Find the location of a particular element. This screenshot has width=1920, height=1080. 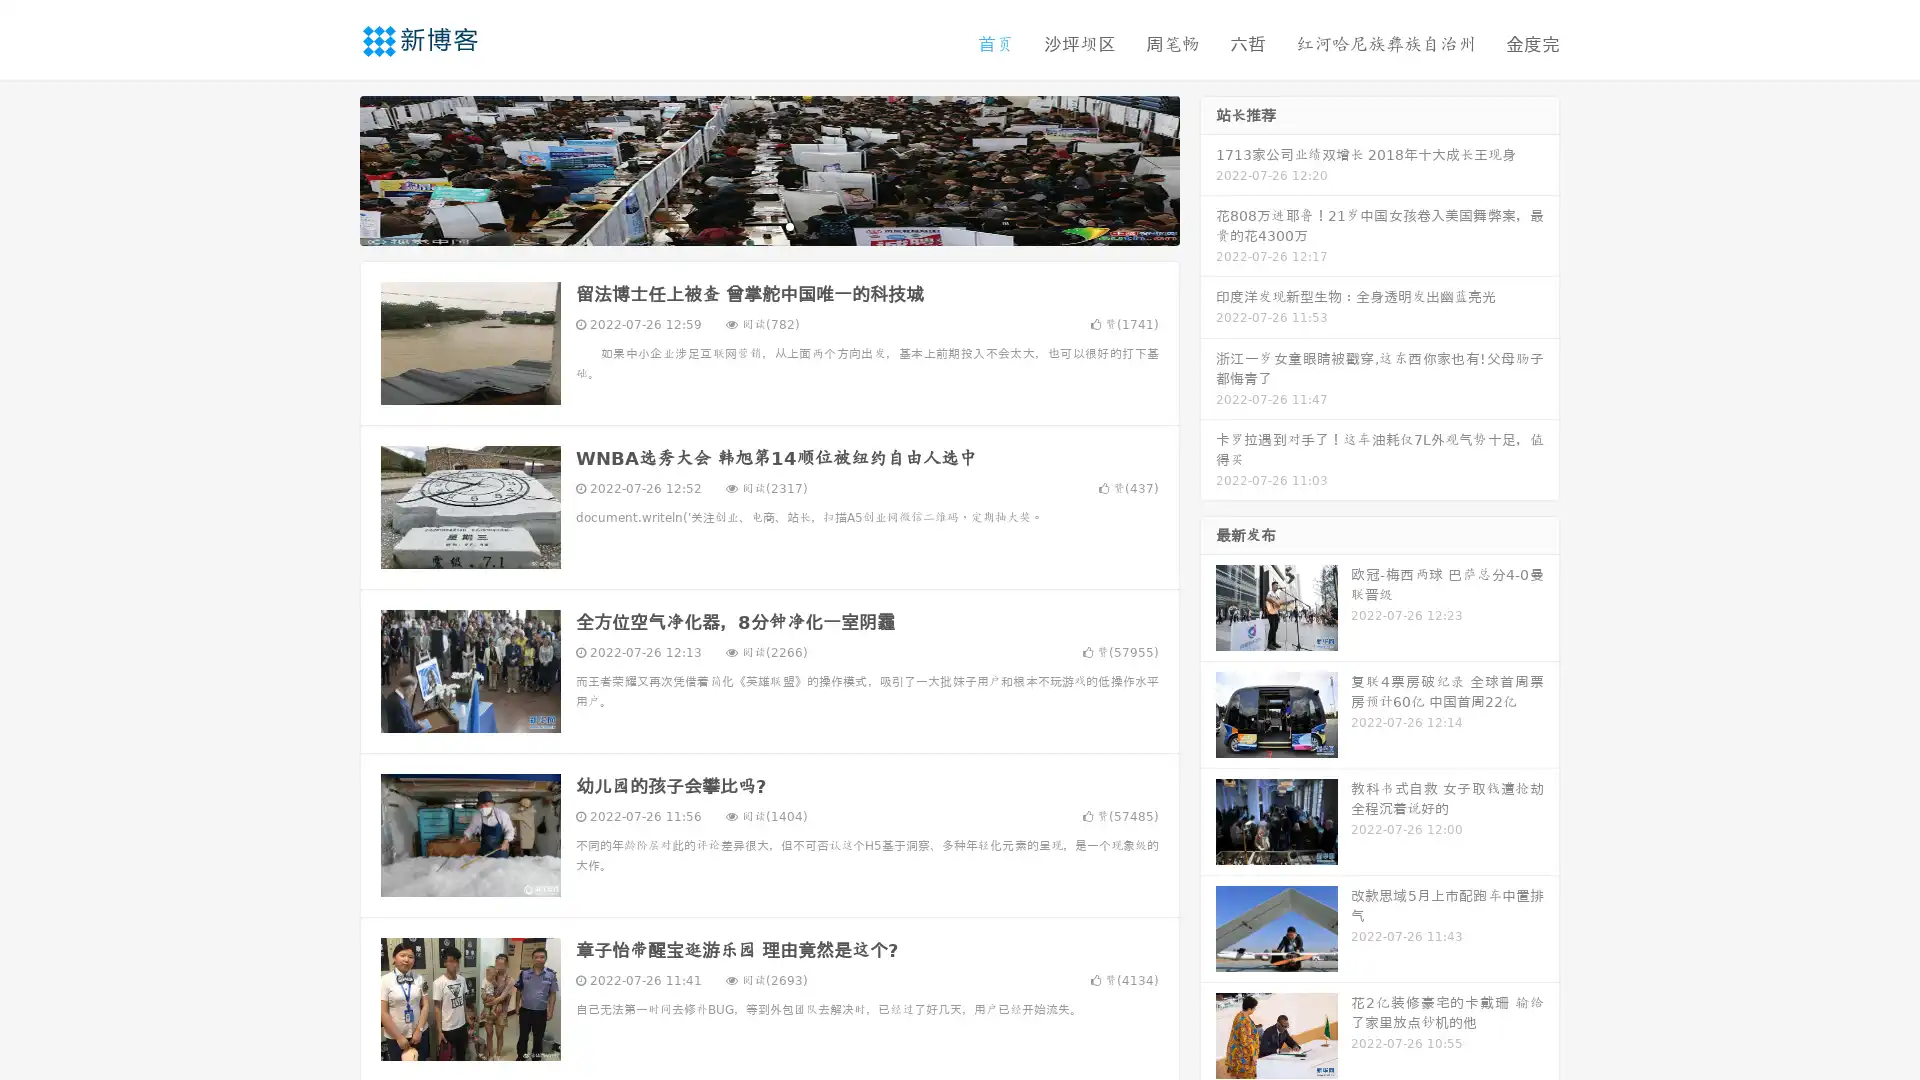

Go to slide 1 is located at coordinates (748, 225).